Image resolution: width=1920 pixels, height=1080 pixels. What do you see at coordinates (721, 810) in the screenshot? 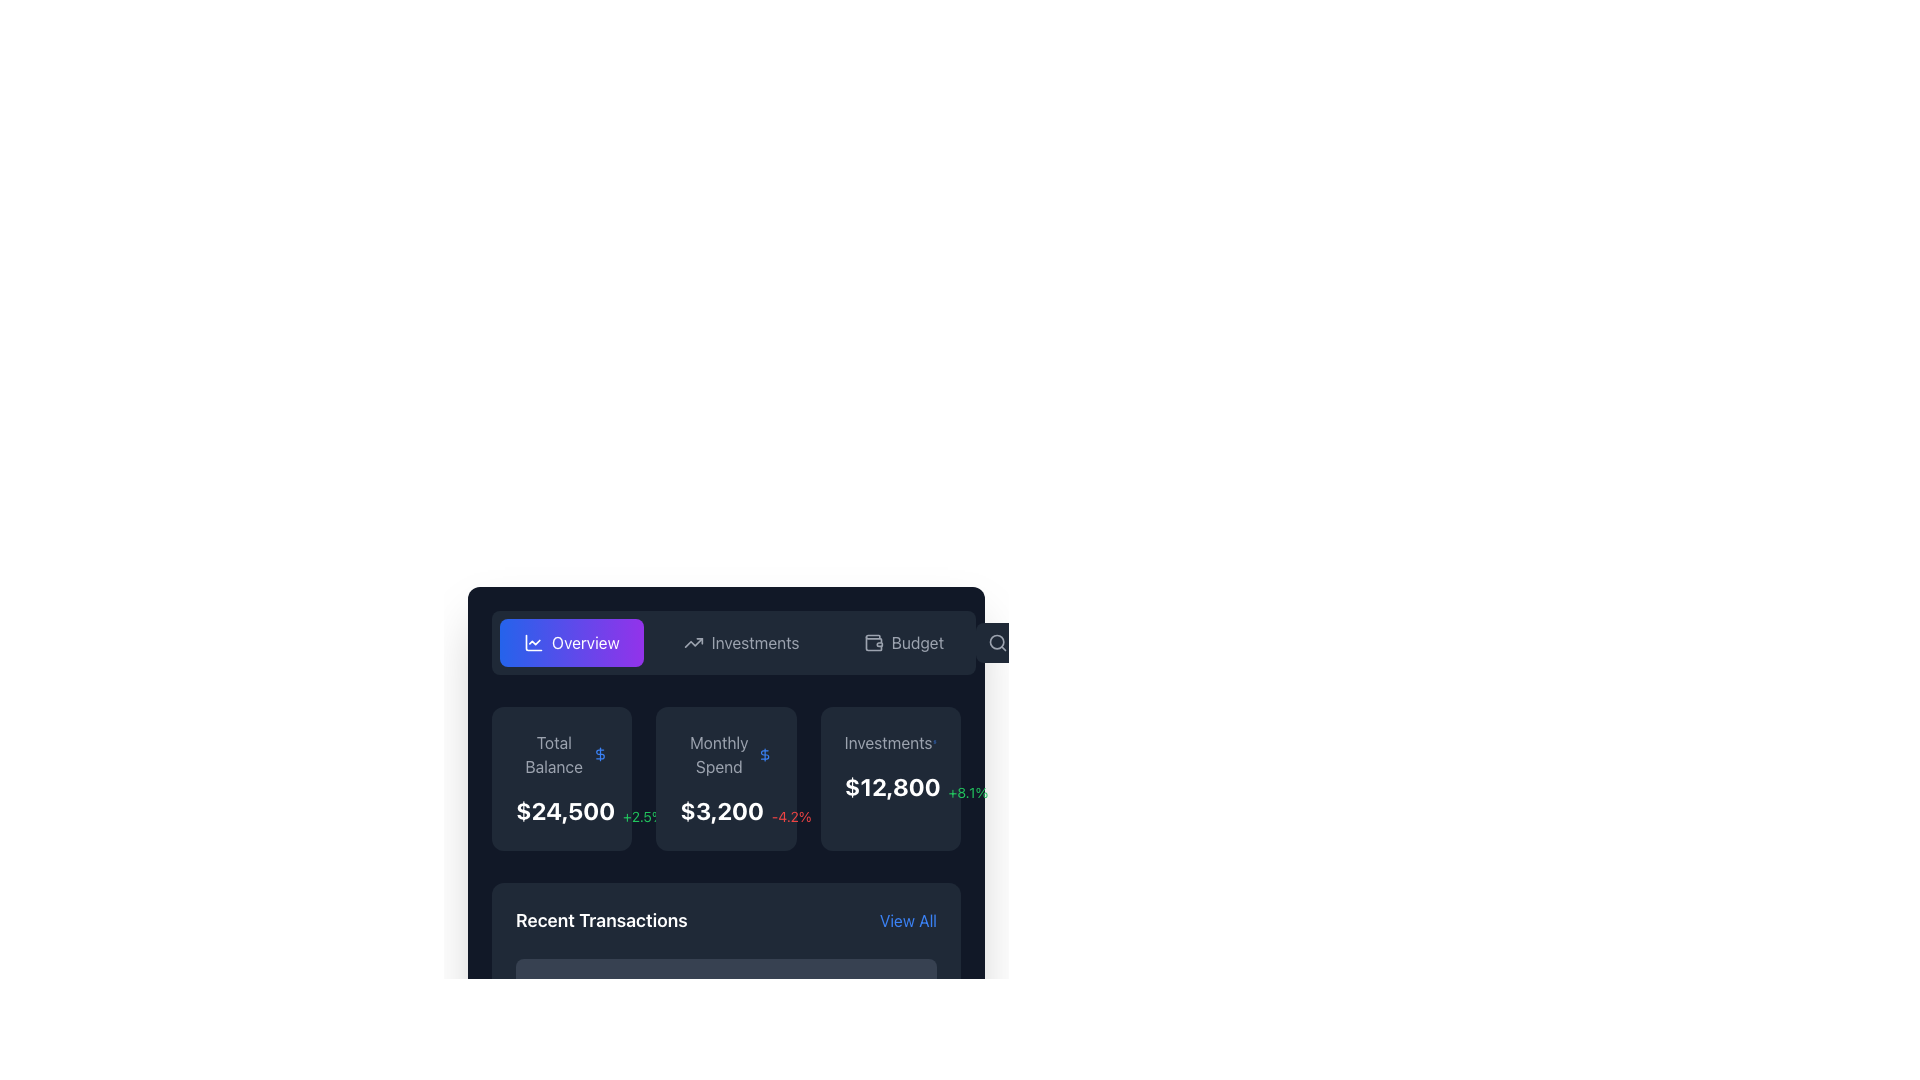
I see `text label displaying '$3,200' in white, bold font, located below the 'Monthly Spend' title and to the left of the '-4.2%' text` at bounding box center [721, 810].